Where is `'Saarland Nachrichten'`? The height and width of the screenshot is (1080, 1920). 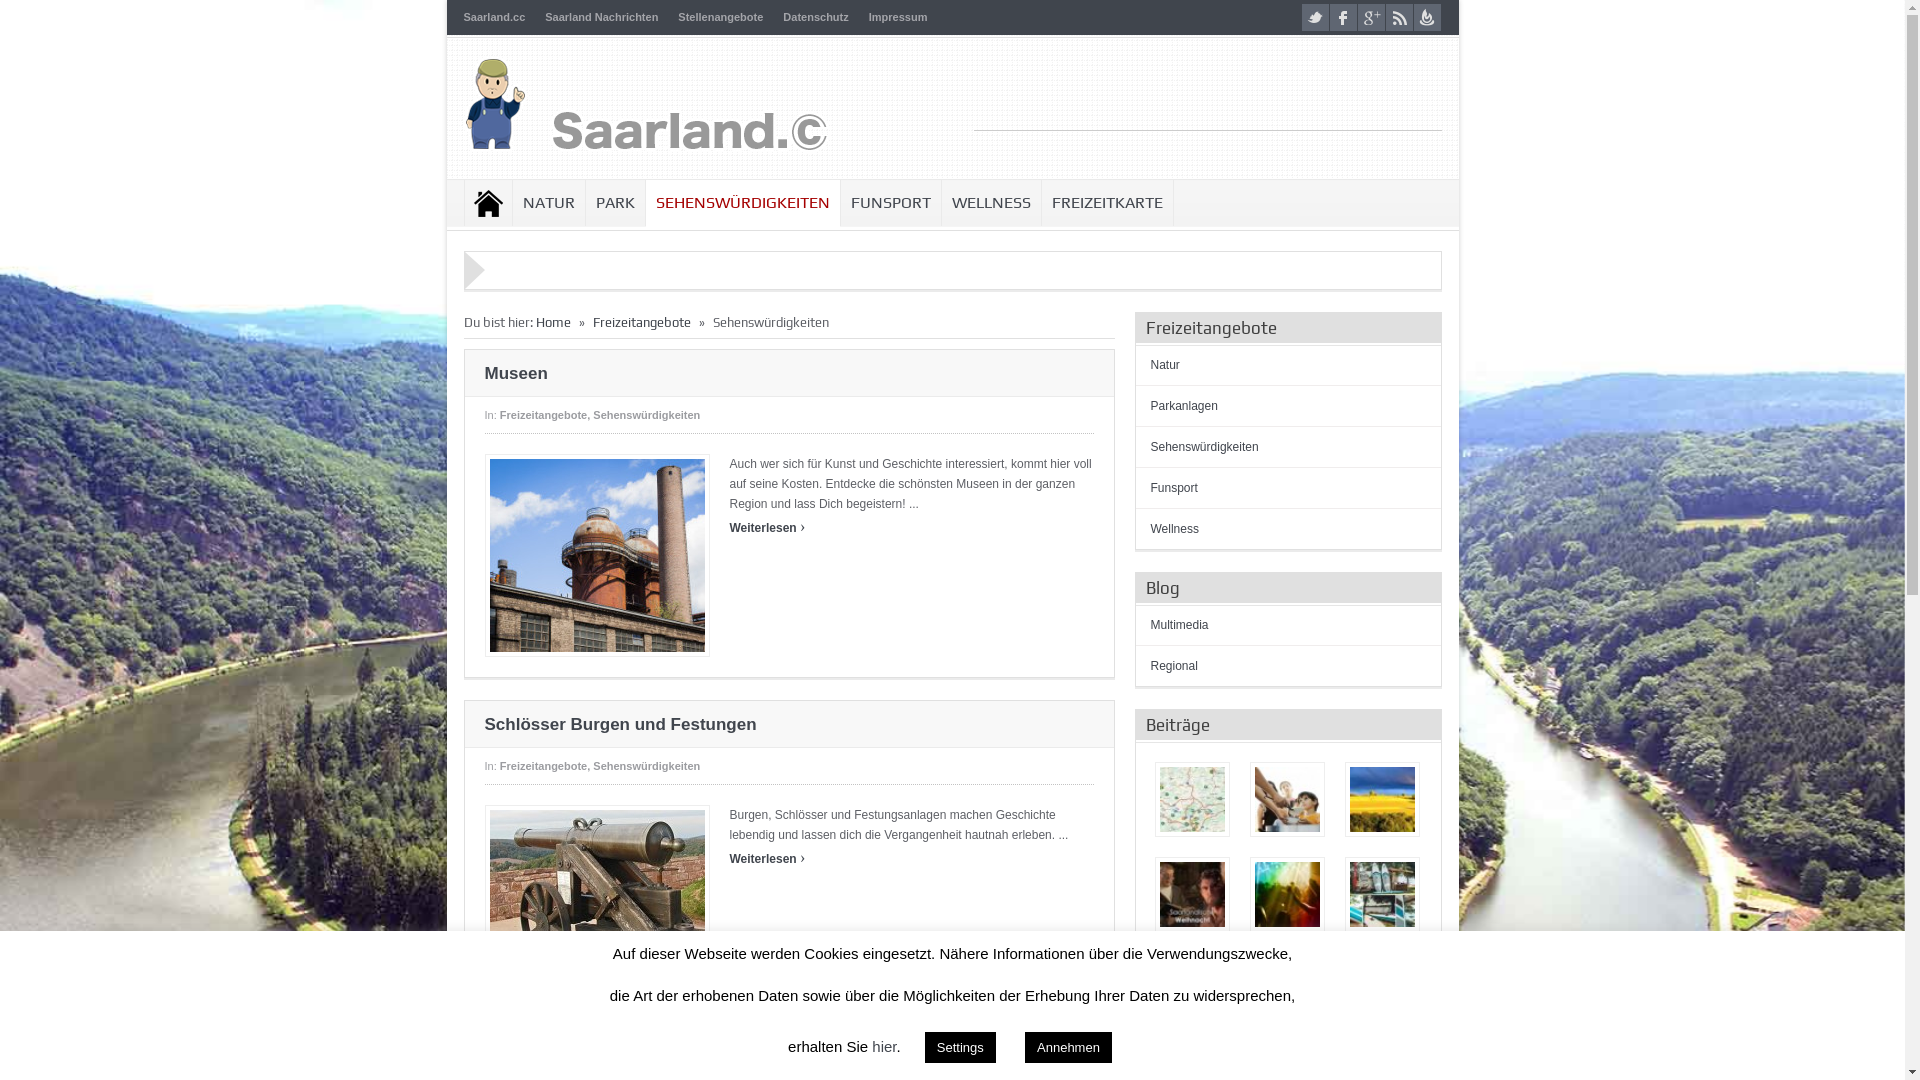
'Saarland Nachrichten' is located at coordinates (600, 16).